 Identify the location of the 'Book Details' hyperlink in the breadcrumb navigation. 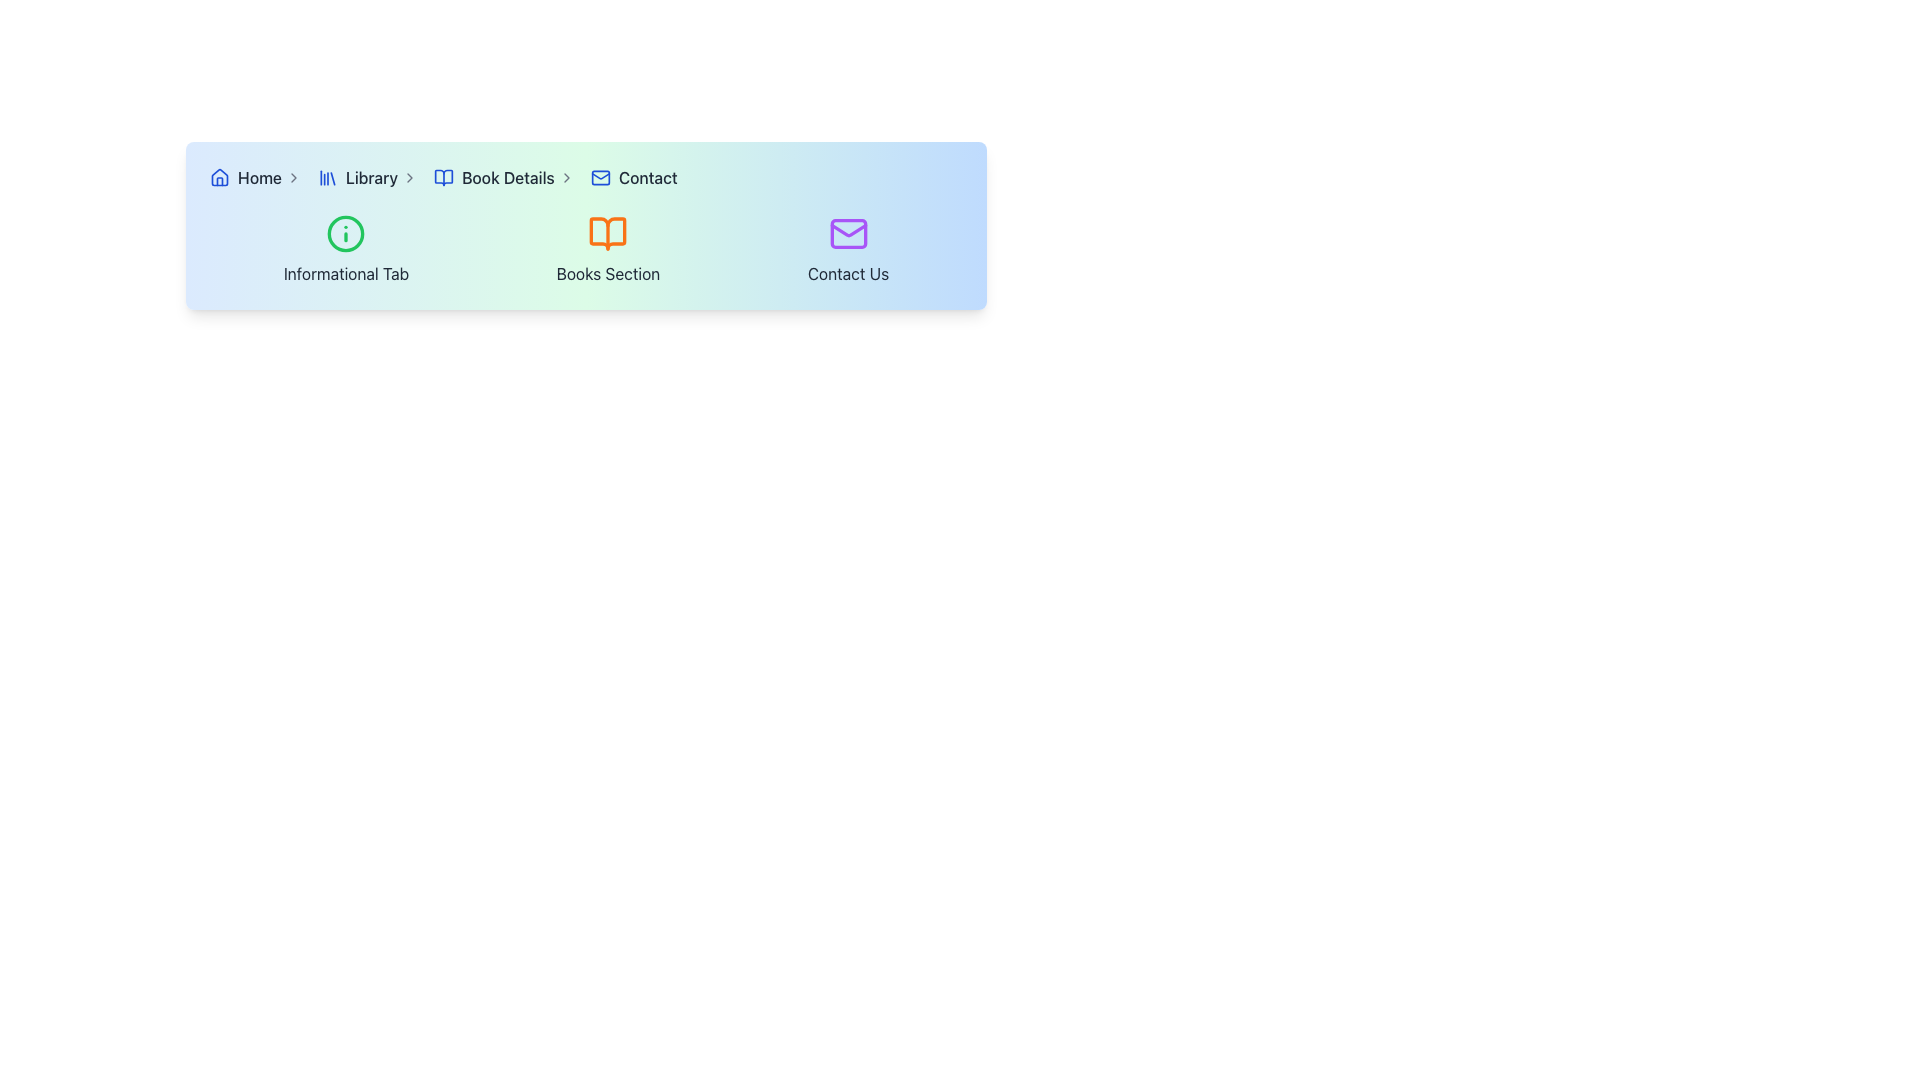
(508, 176).